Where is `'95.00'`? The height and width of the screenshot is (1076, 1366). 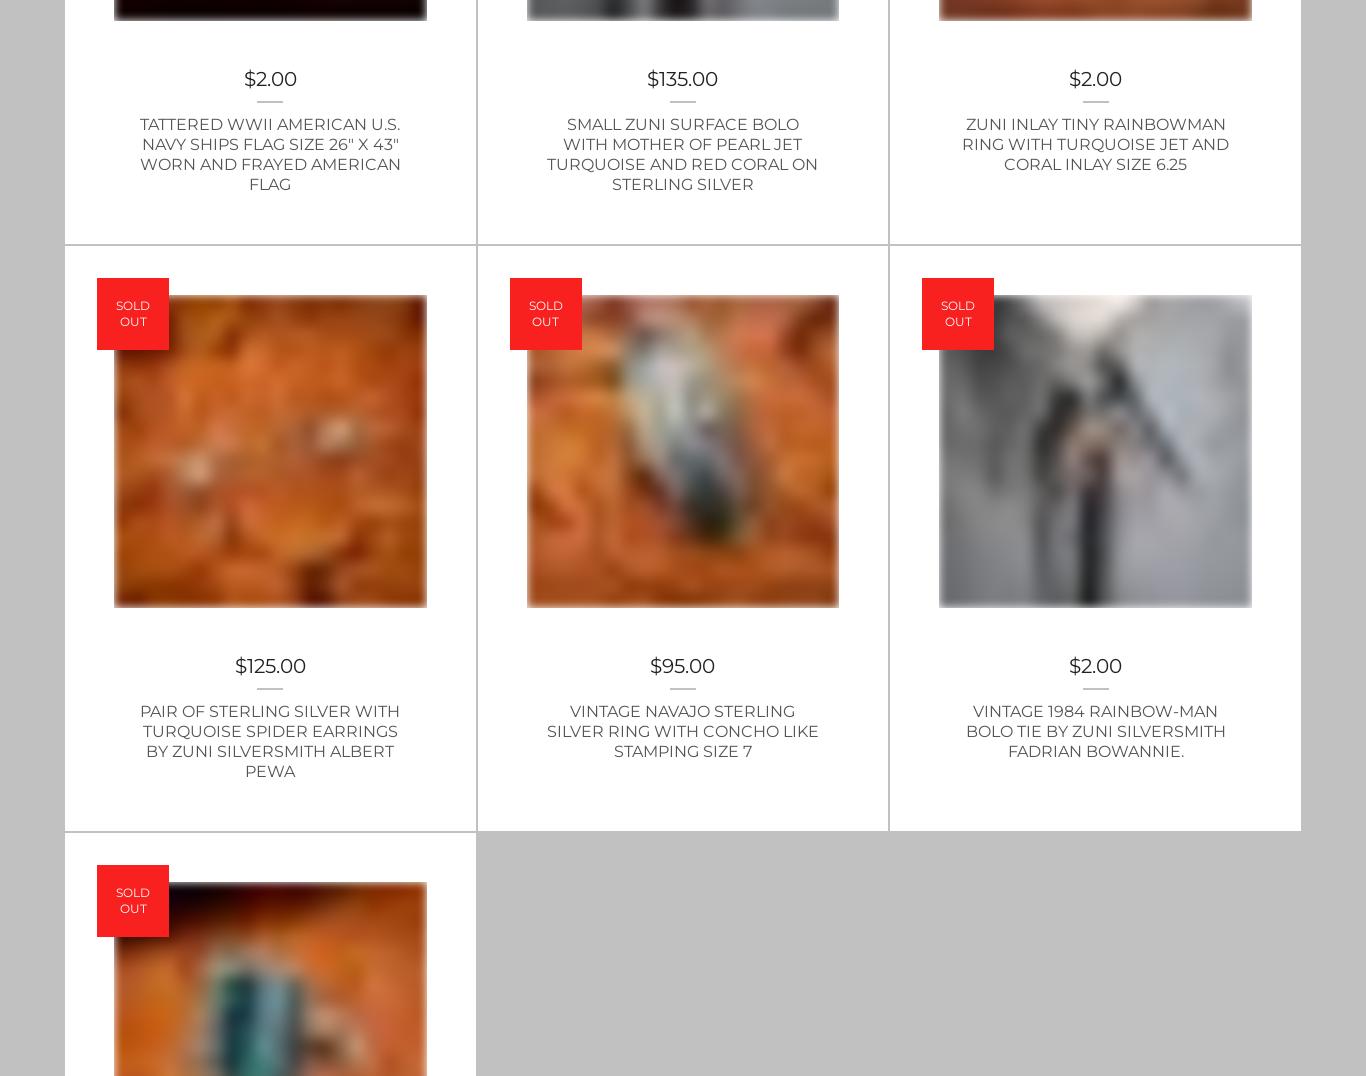
'95.00' is located at coordinates (688, 663).